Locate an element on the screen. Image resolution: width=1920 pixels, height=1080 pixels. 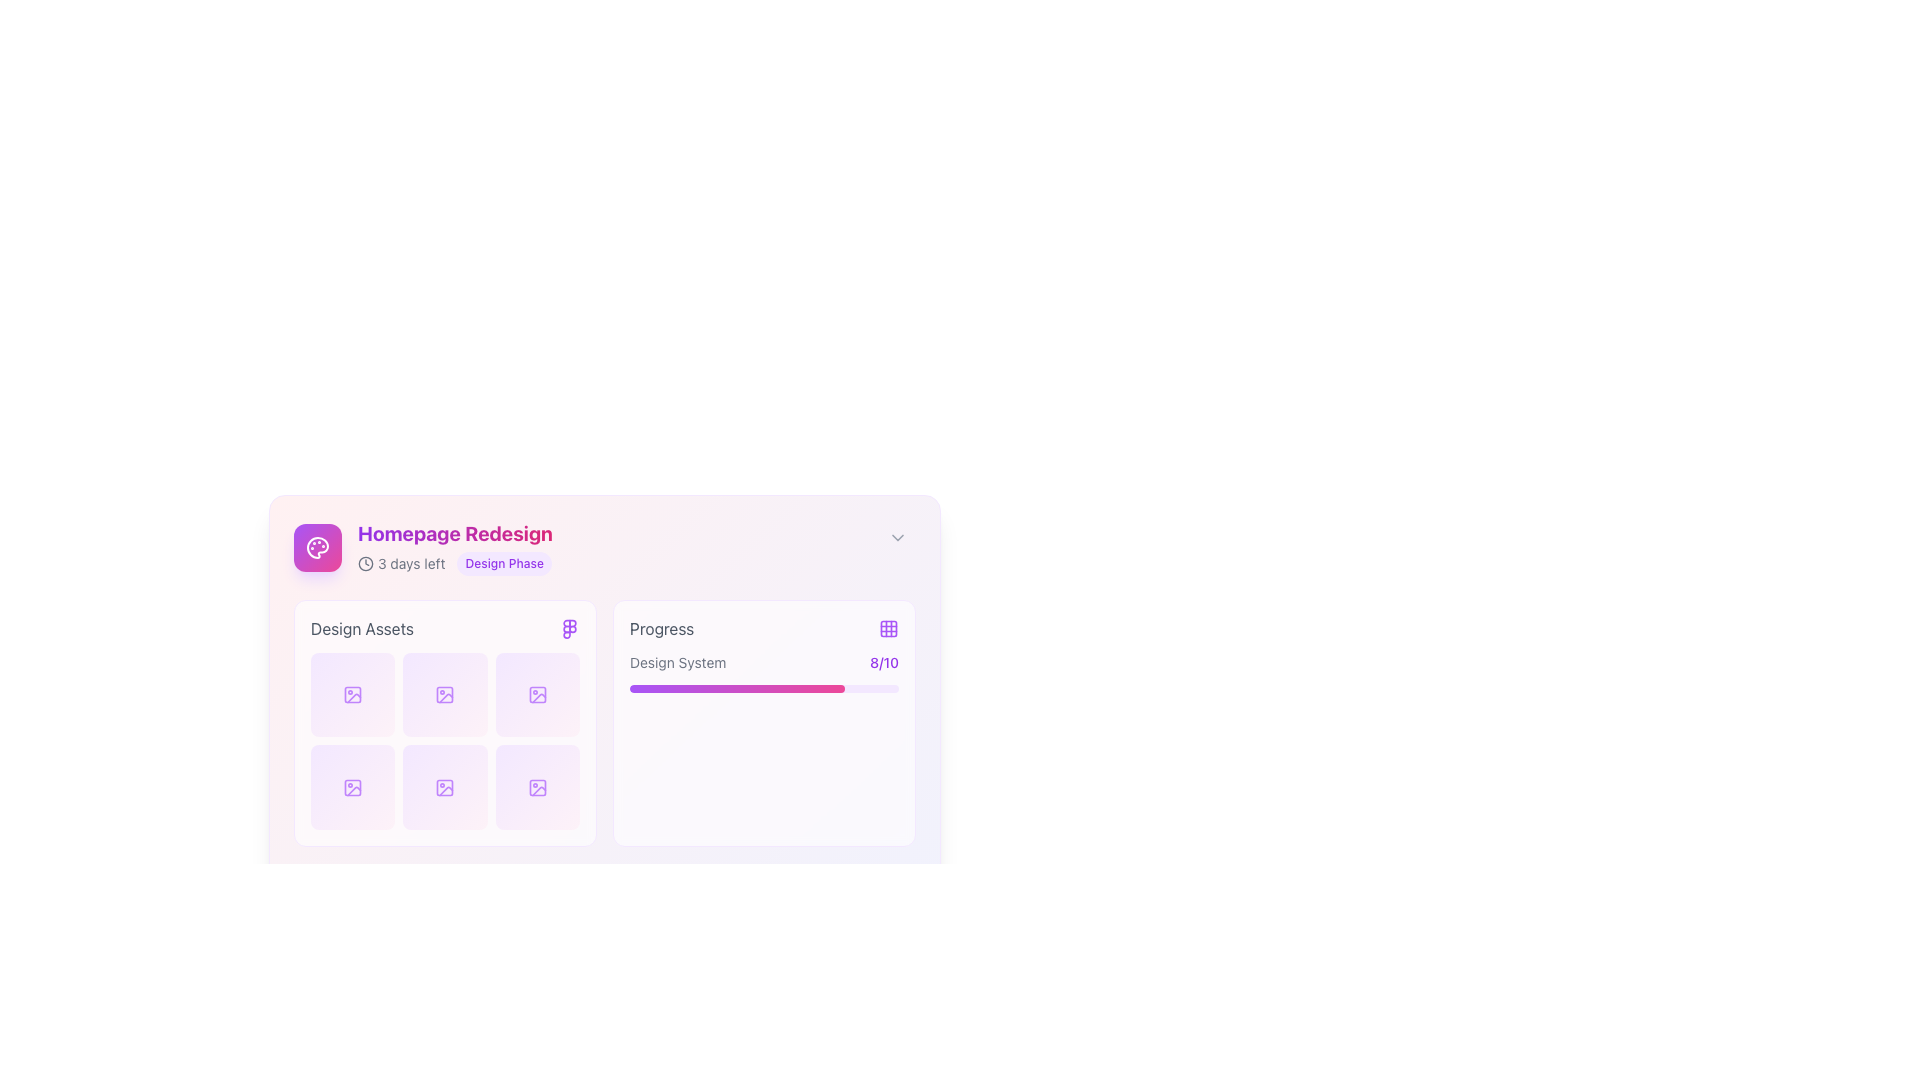
the icon embedded in the tile located in the bottom middle position of the 'Design Assets' section is located at coordinates (444, 786).